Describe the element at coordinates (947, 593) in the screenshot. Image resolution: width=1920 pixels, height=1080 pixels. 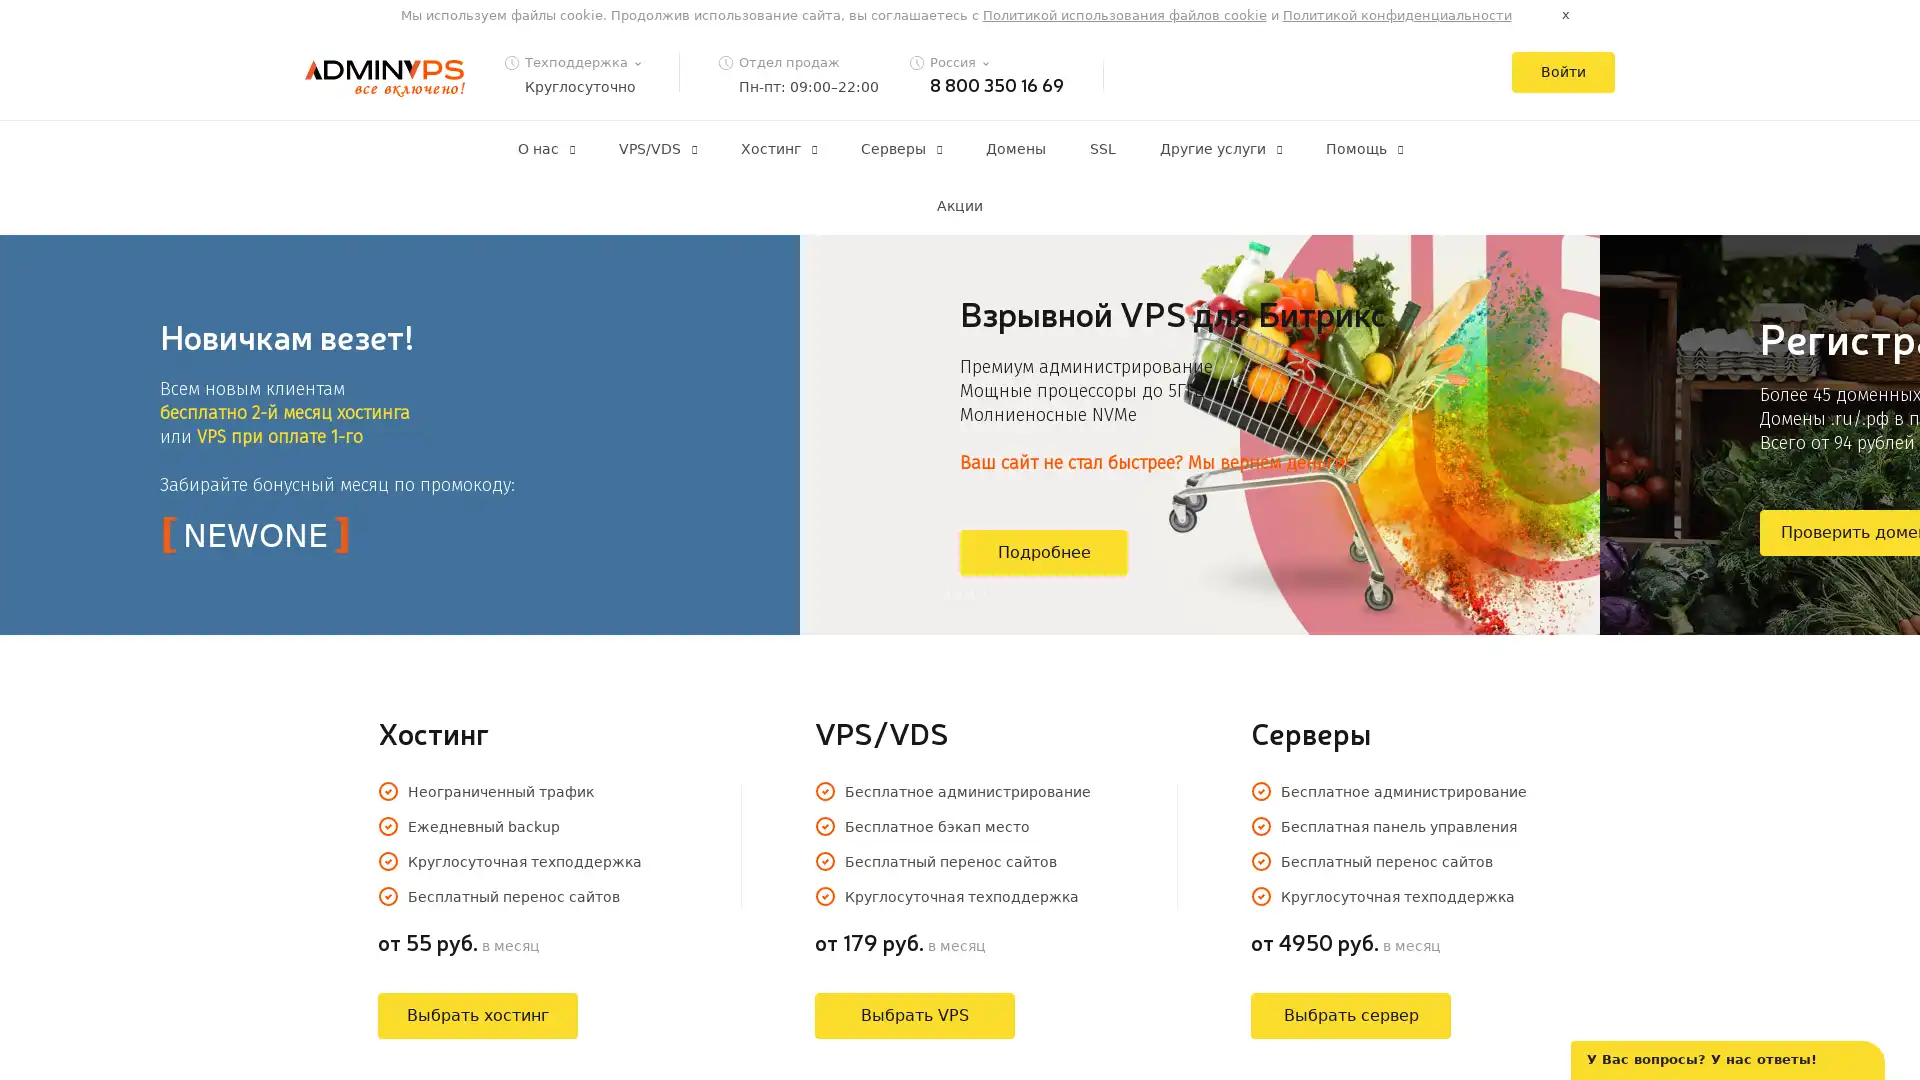
I see `2` at that location.